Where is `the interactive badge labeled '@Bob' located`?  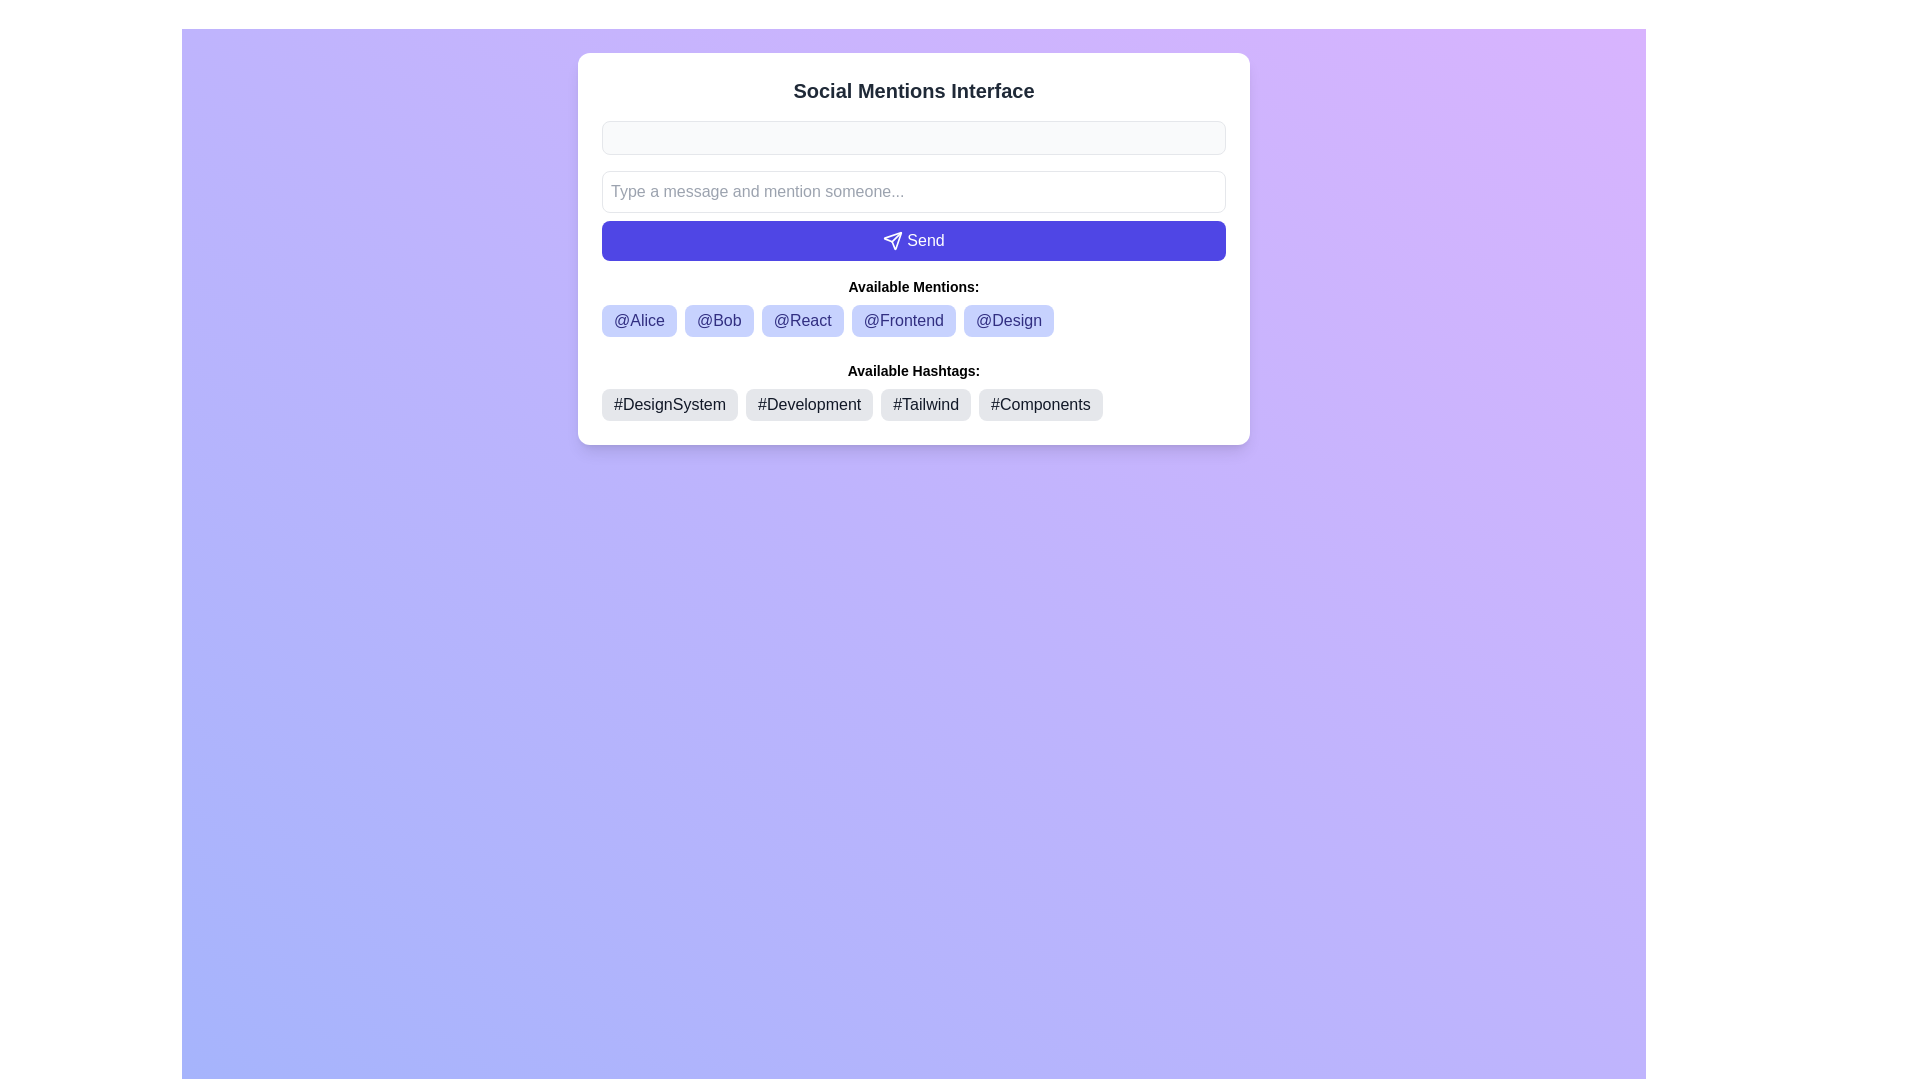
the interactive badge labeled '@Bob' located is located at coordinates (719, 319).